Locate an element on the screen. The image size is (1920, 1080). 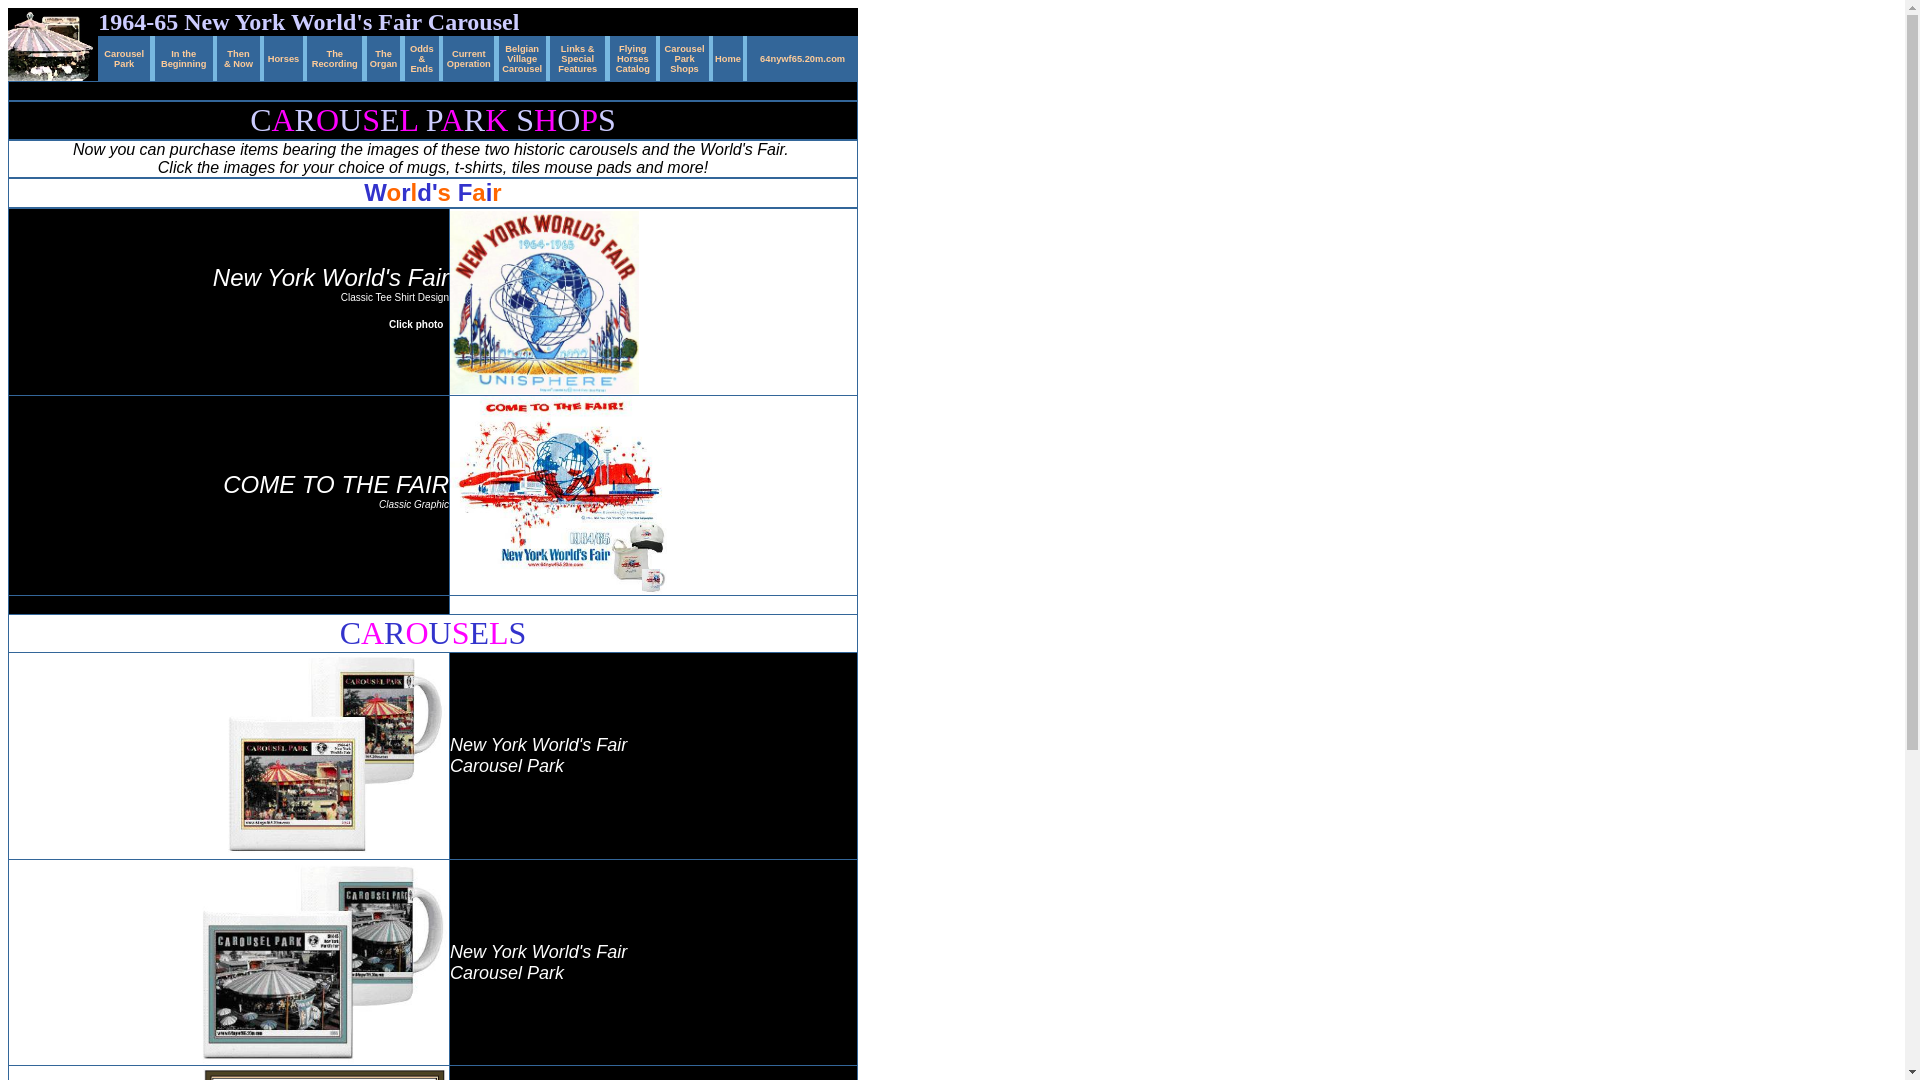
'Odds is located at coordinates (408, 55).